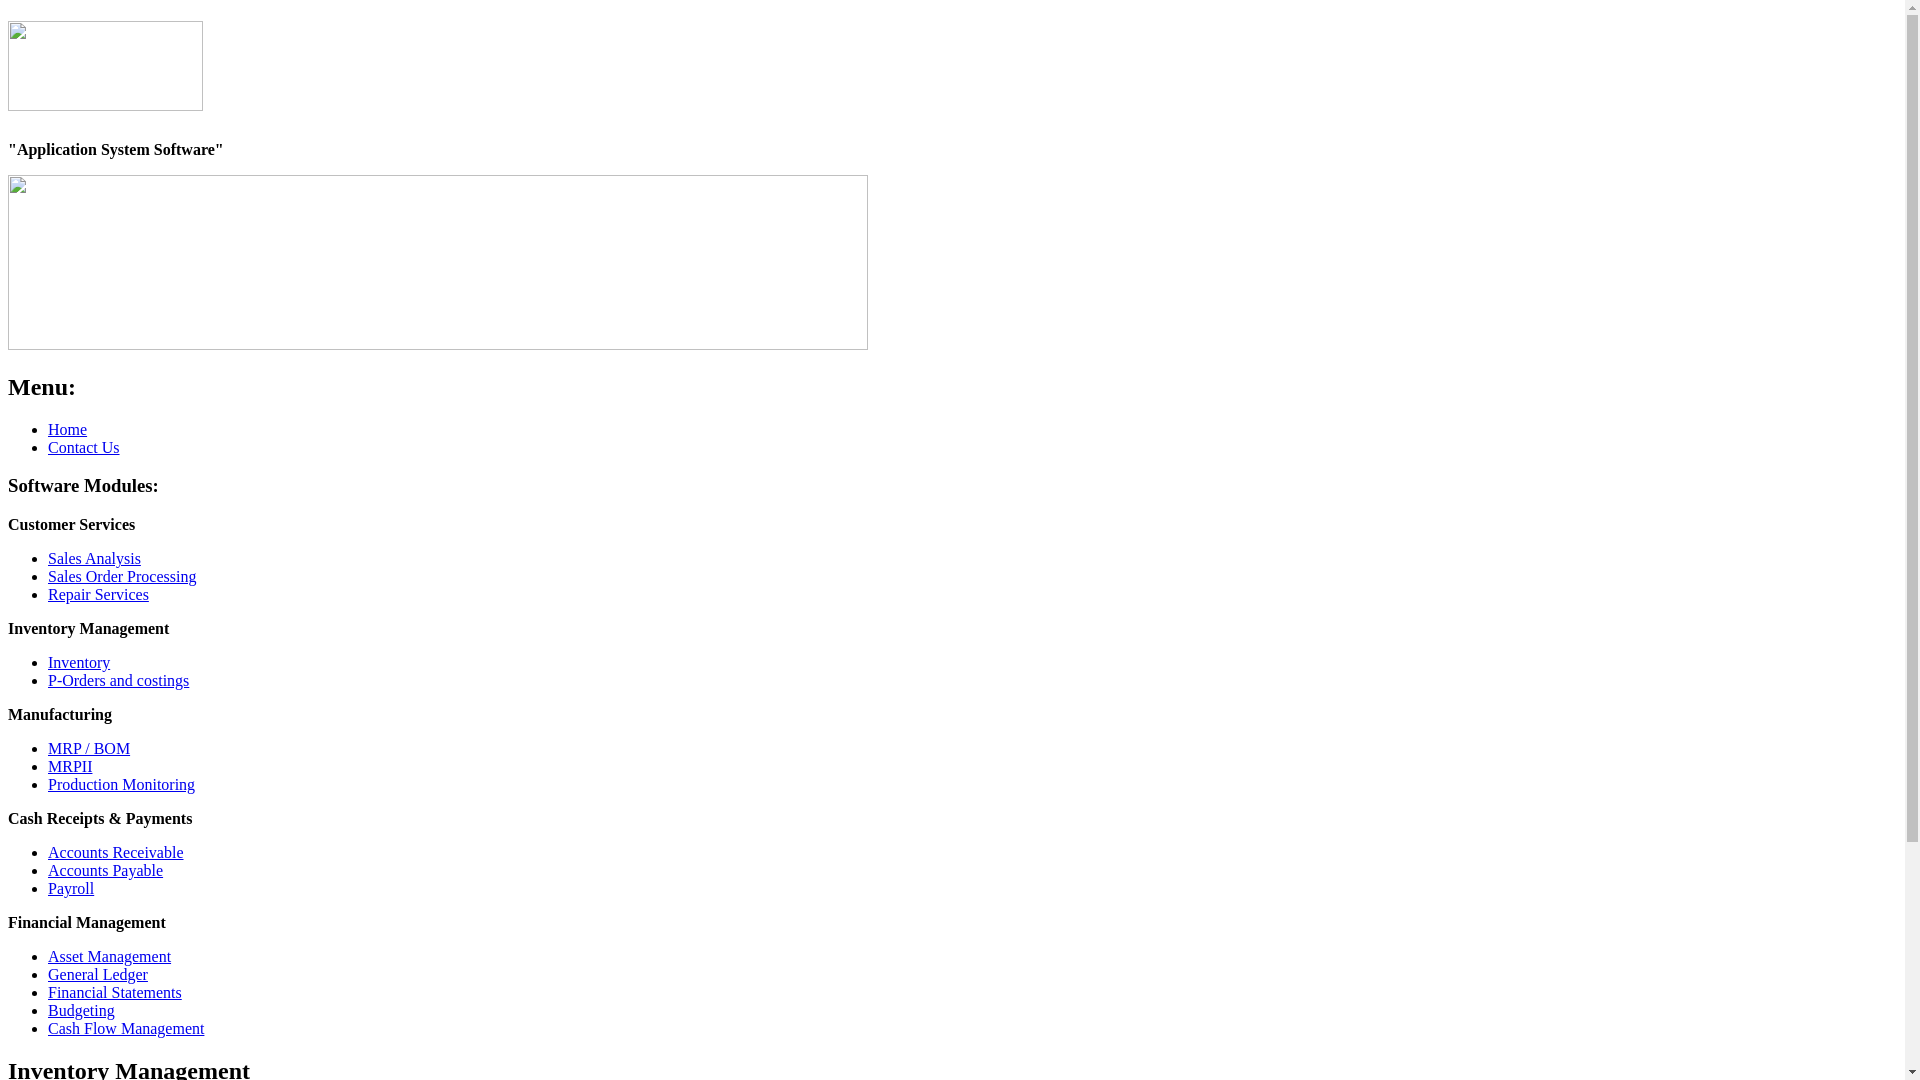 The height and width of the screenshot is (1080, 1920). What do you see at coordinates (67, 428) in the screenshot?
I see `'Home'` at bounding box center [67, 428].